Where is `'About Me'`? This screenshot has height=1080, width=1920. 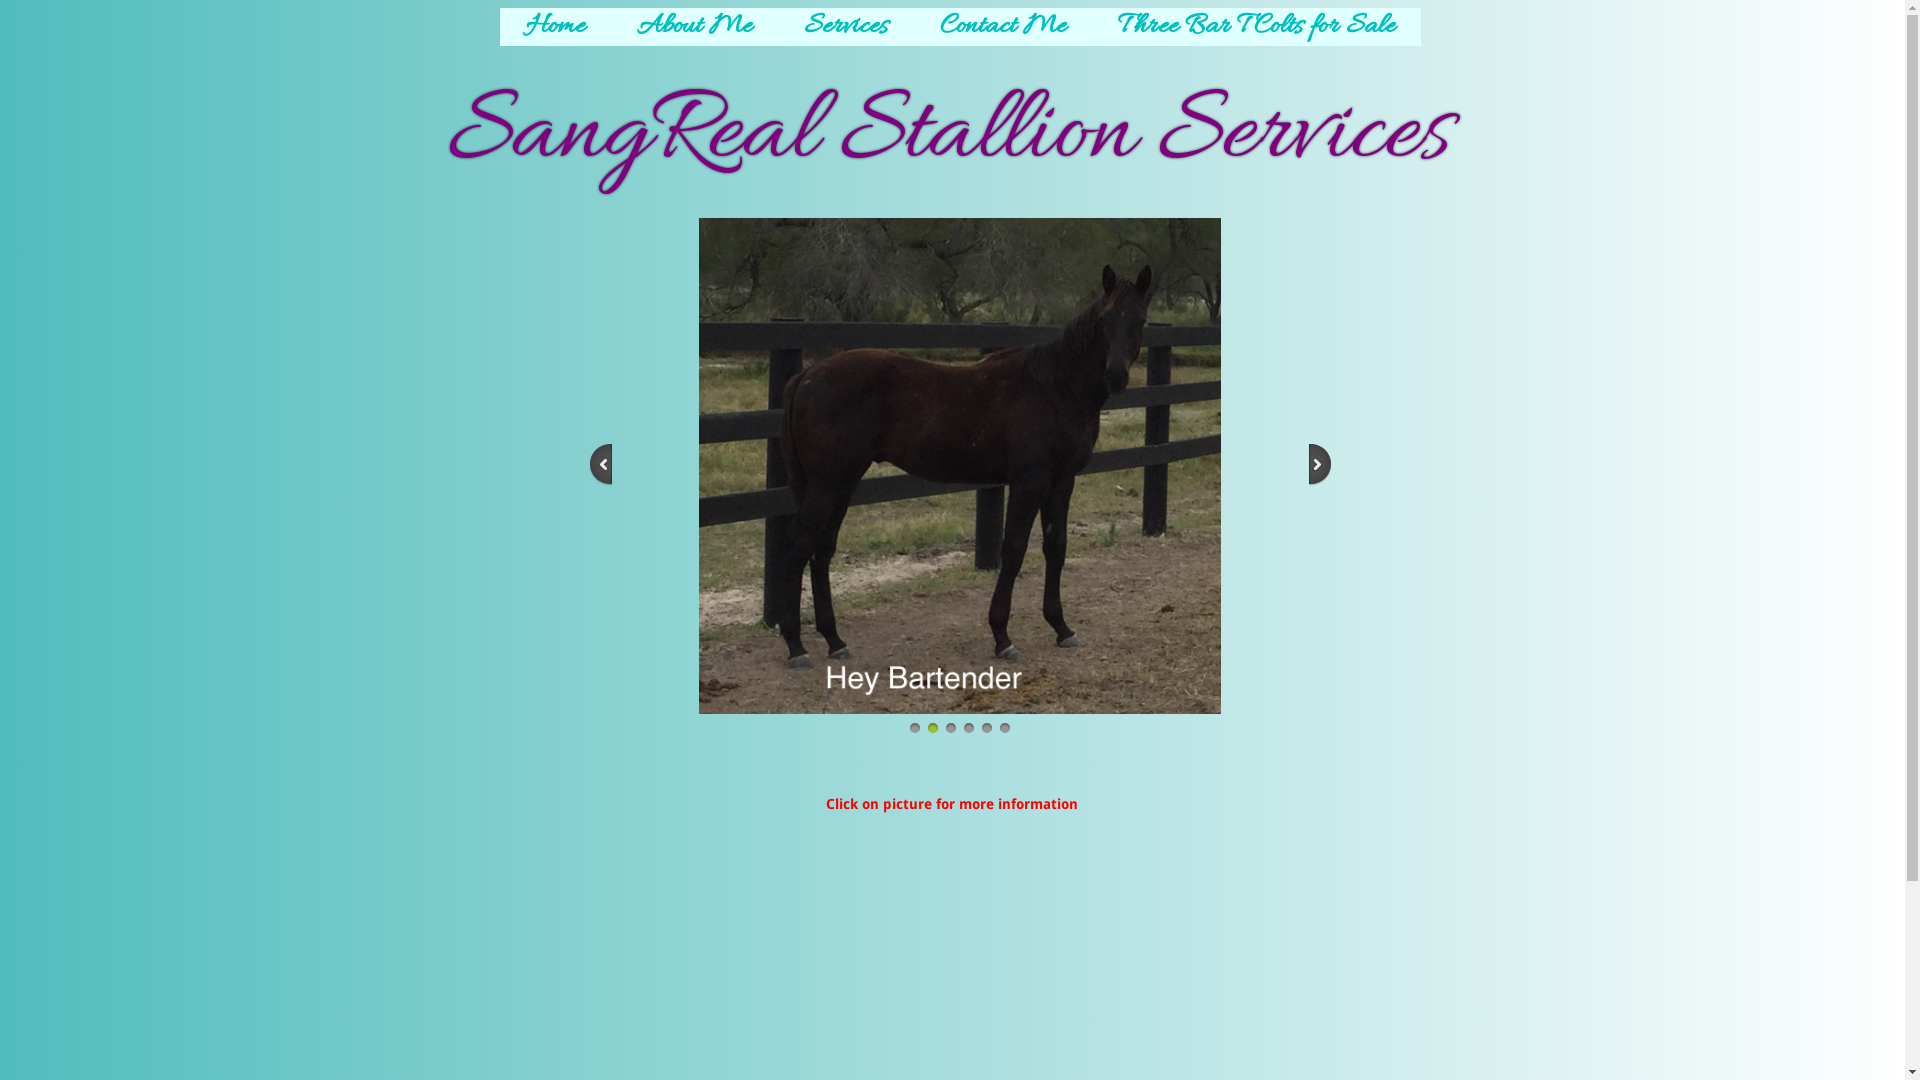
'About Me' is located at coordinates (608, 27).